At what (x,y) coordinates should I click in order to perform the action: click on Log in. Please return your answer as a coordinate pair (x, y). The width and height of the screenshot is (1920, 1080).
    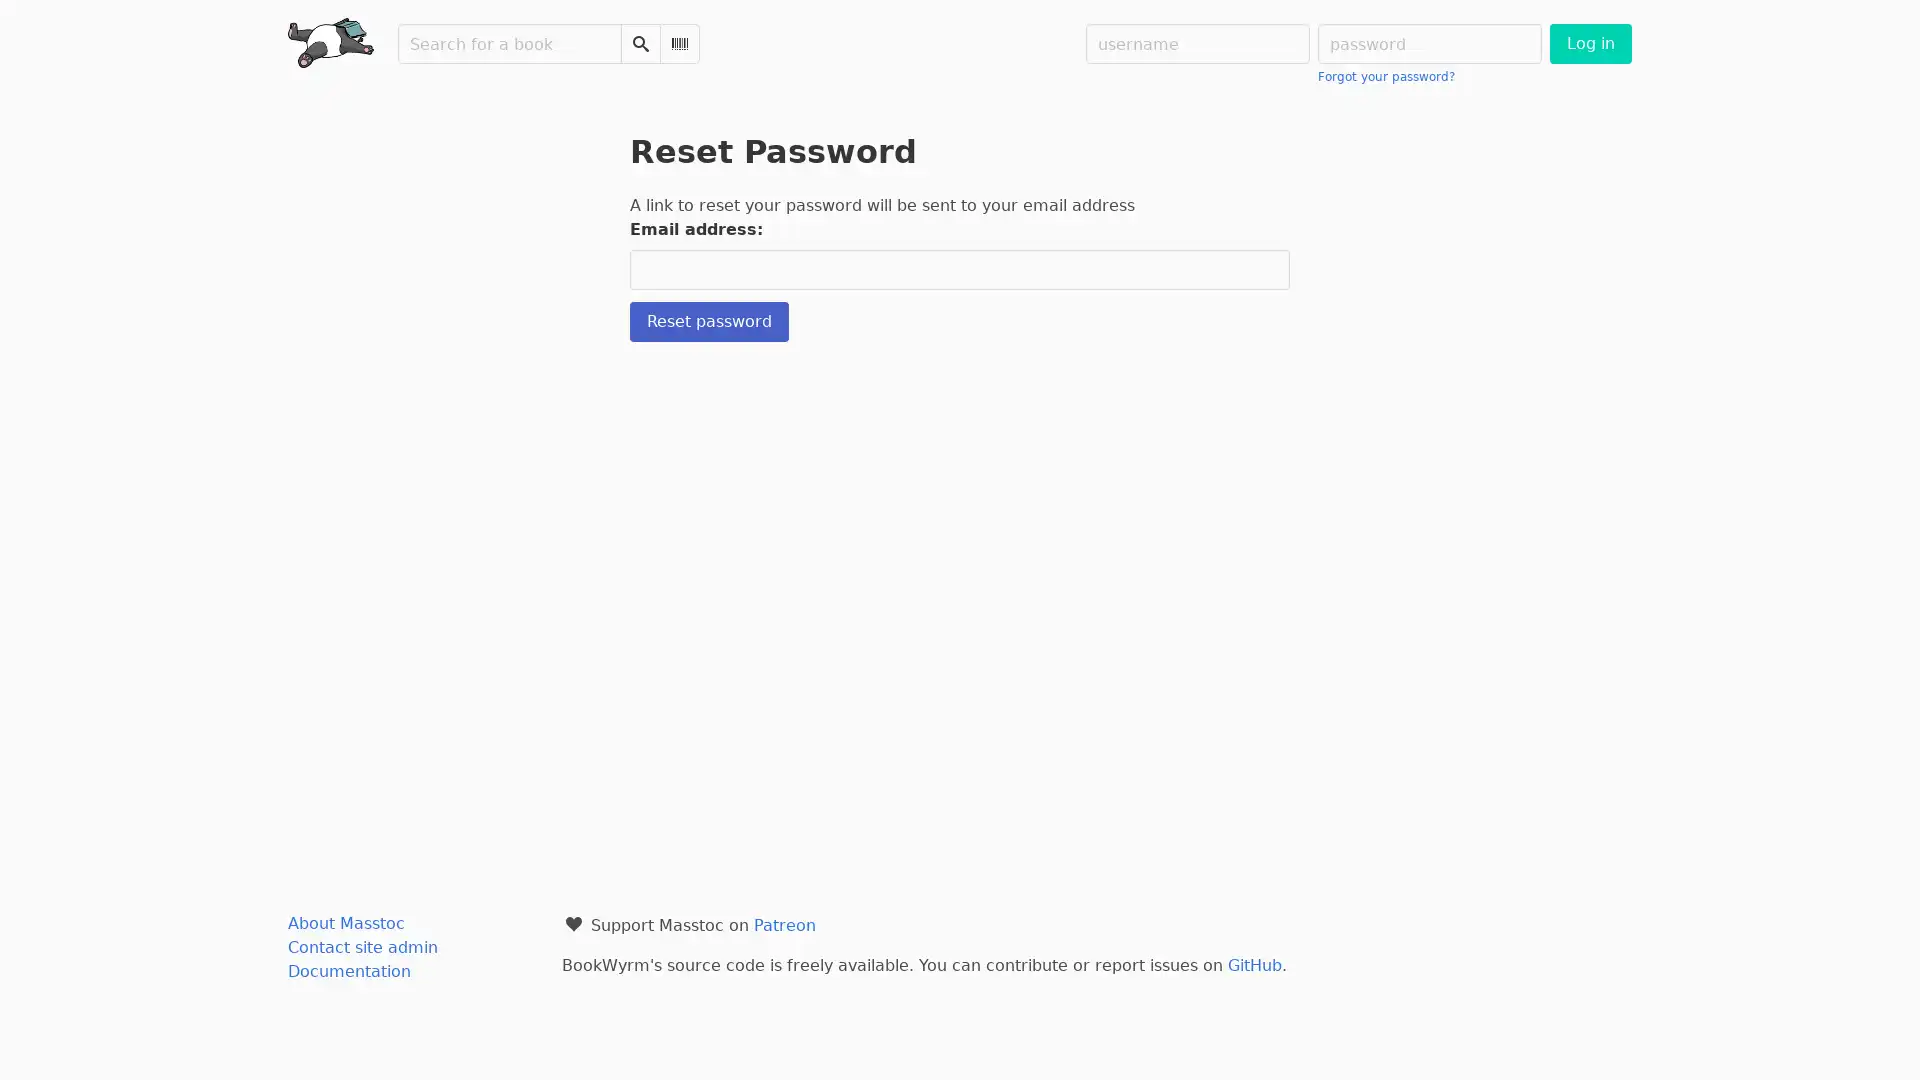
    Looking at the image, I should click on (1588, 43).